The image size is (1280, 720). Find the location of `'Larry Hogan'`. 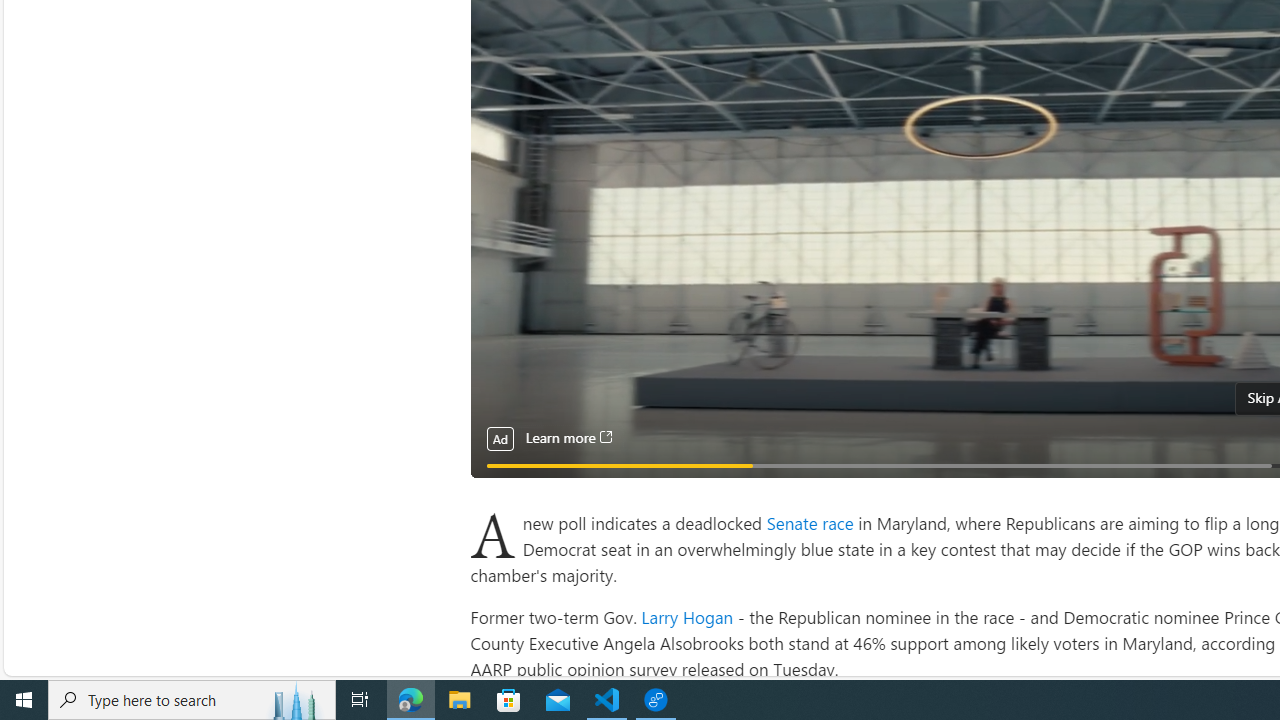

'Larry Hogan' is located at coordinates (687, 615).